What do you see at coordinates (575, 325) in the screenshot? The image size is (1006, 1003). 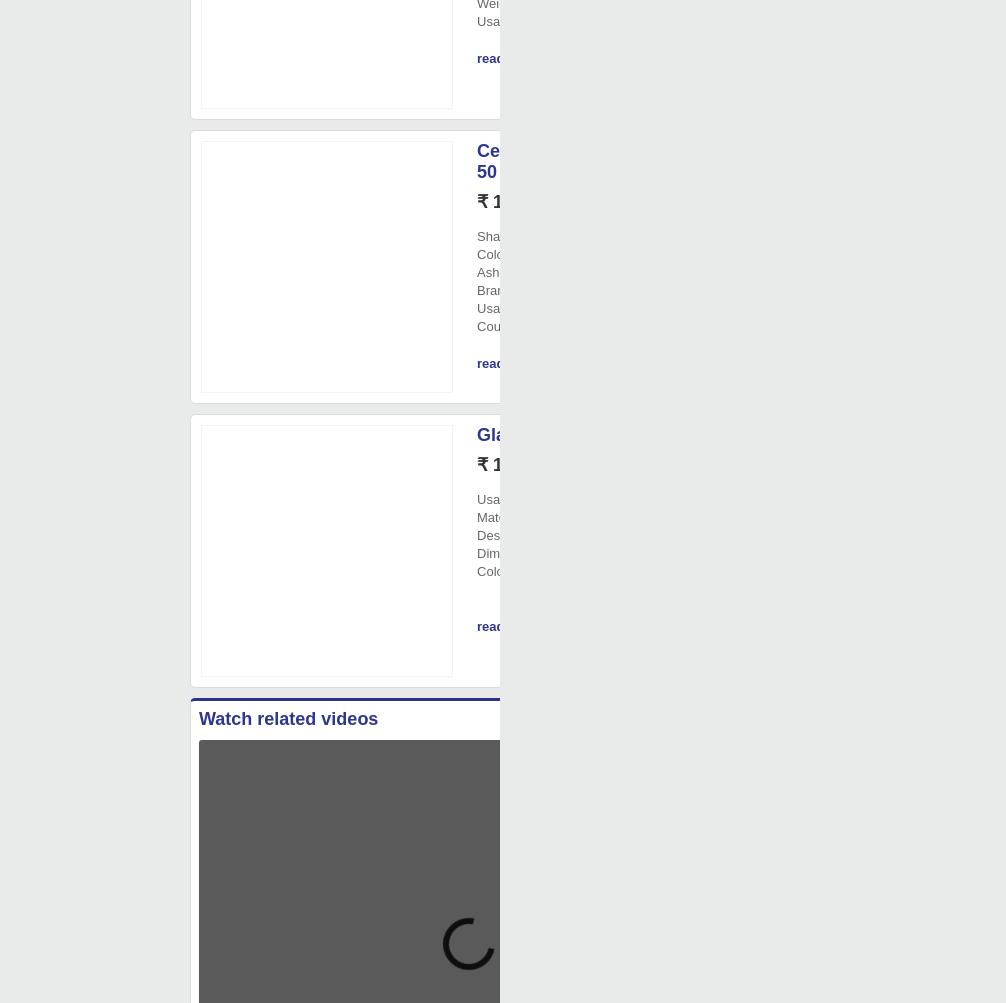 I see `':  Made in India'` at bounding box center [575, 325].